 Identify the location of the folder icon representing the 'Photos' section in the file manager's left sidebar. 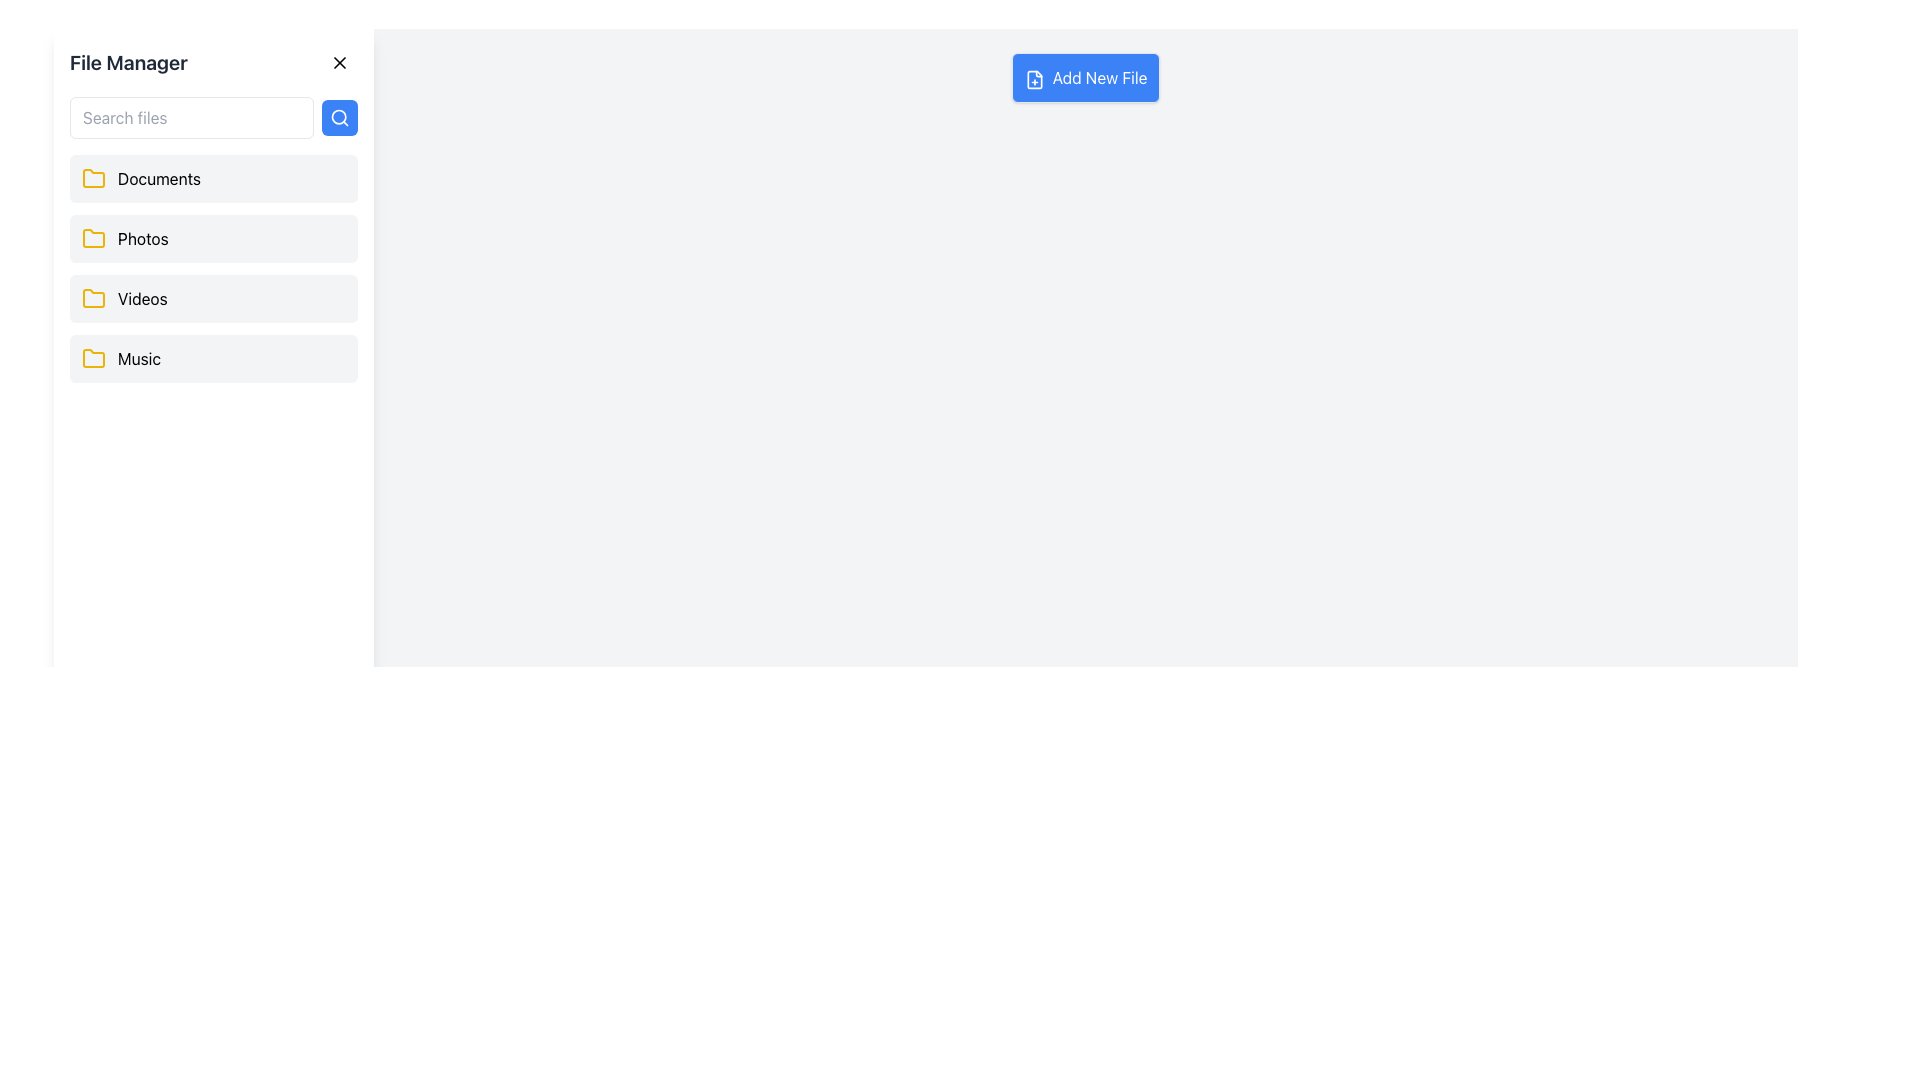
(93, 238).